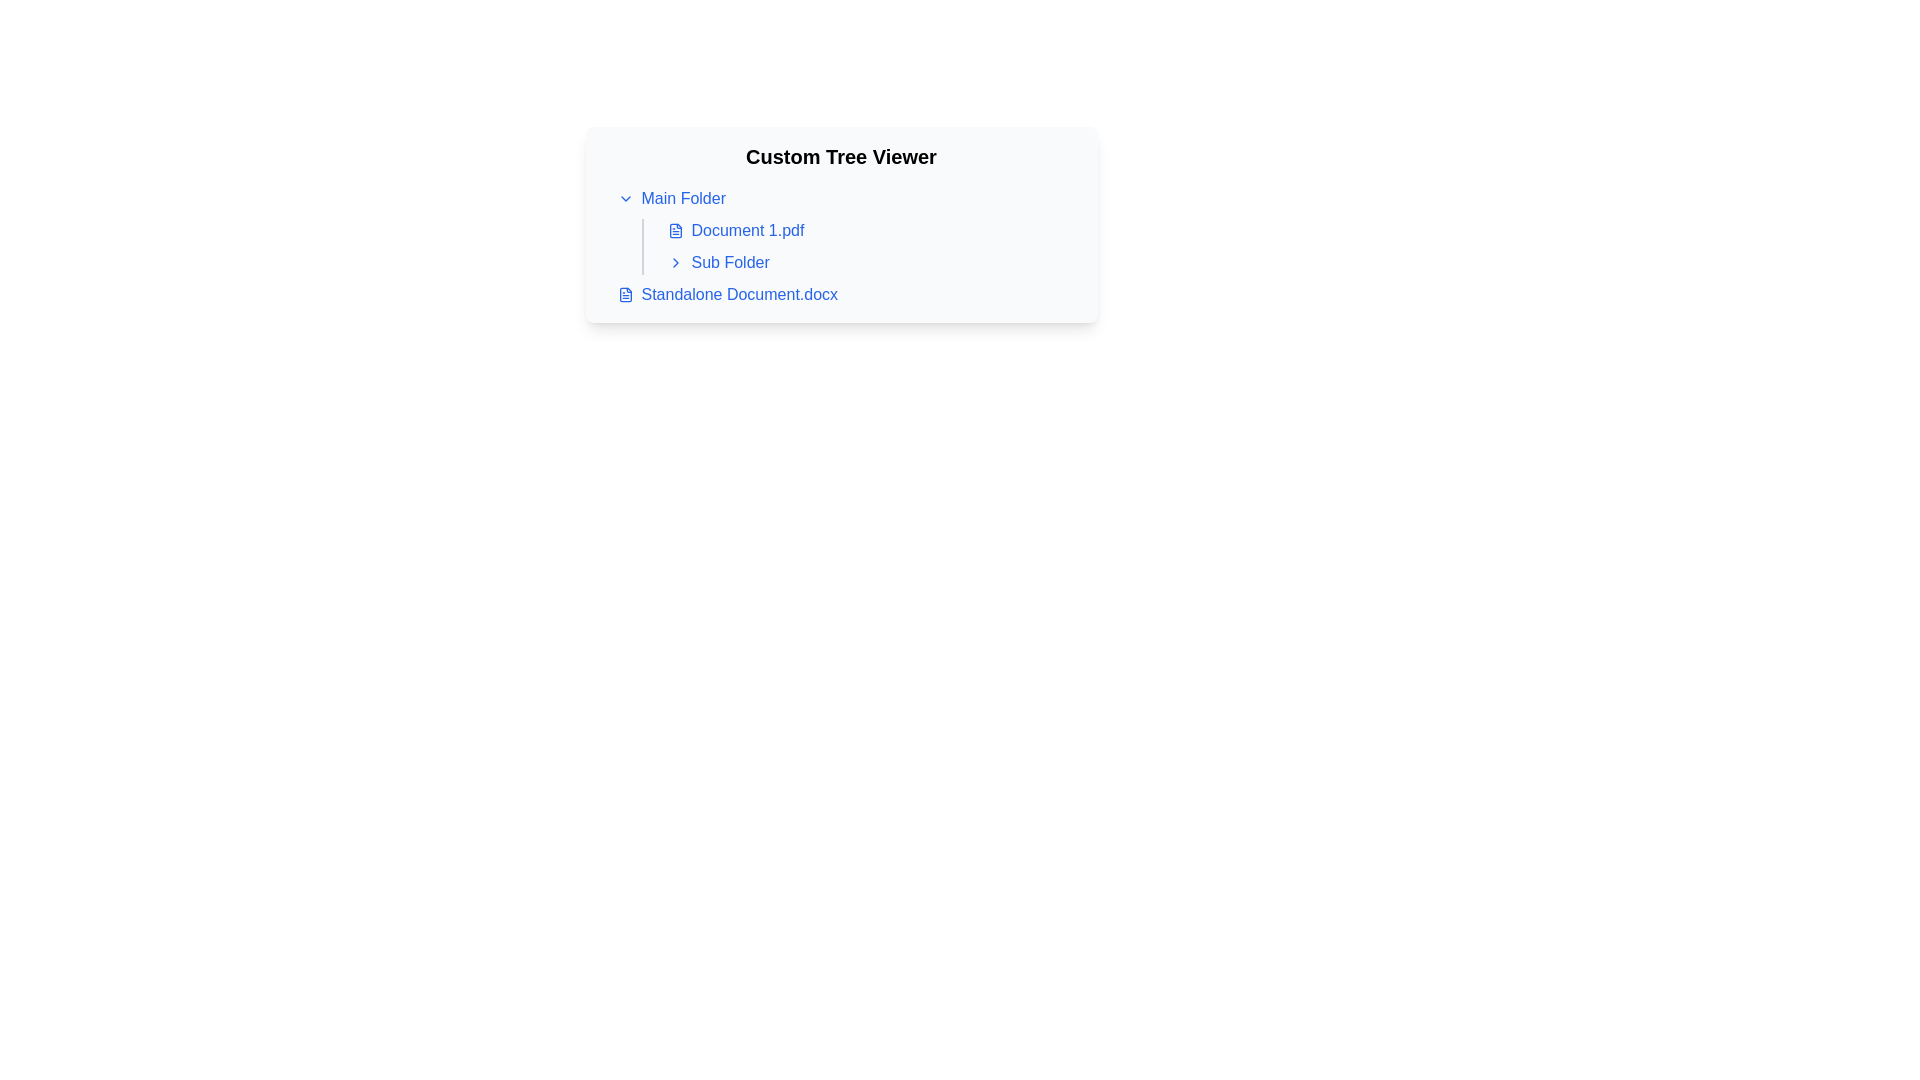  I want to click on the hyperlink for 'Standalone Document.docx', which is the third item, so click(738, 294).